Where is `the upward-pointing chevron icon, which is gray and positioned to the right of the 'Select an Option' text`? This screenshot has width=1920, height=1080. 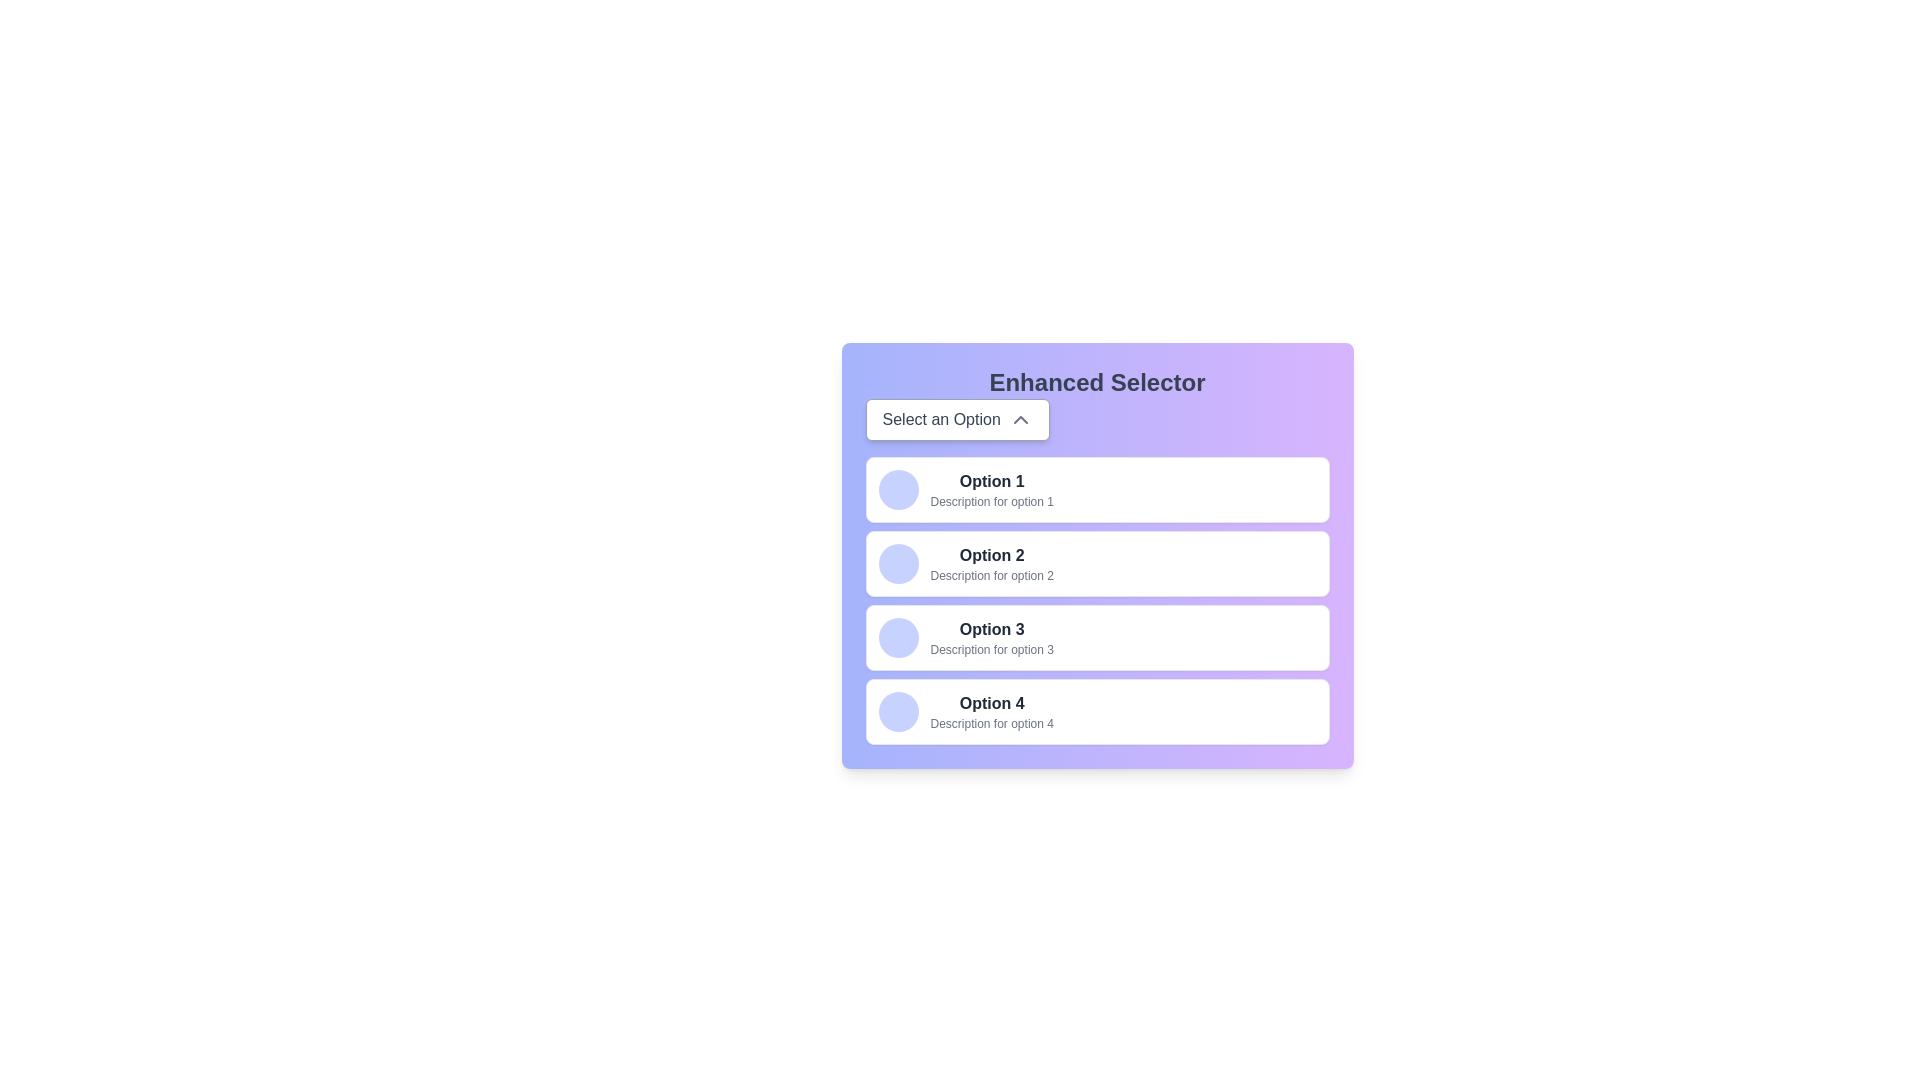
the upward-pointing chevron icon, which is gray and positioned to the right of the 'Select an Option' text is located at coordinates (1020, 419).